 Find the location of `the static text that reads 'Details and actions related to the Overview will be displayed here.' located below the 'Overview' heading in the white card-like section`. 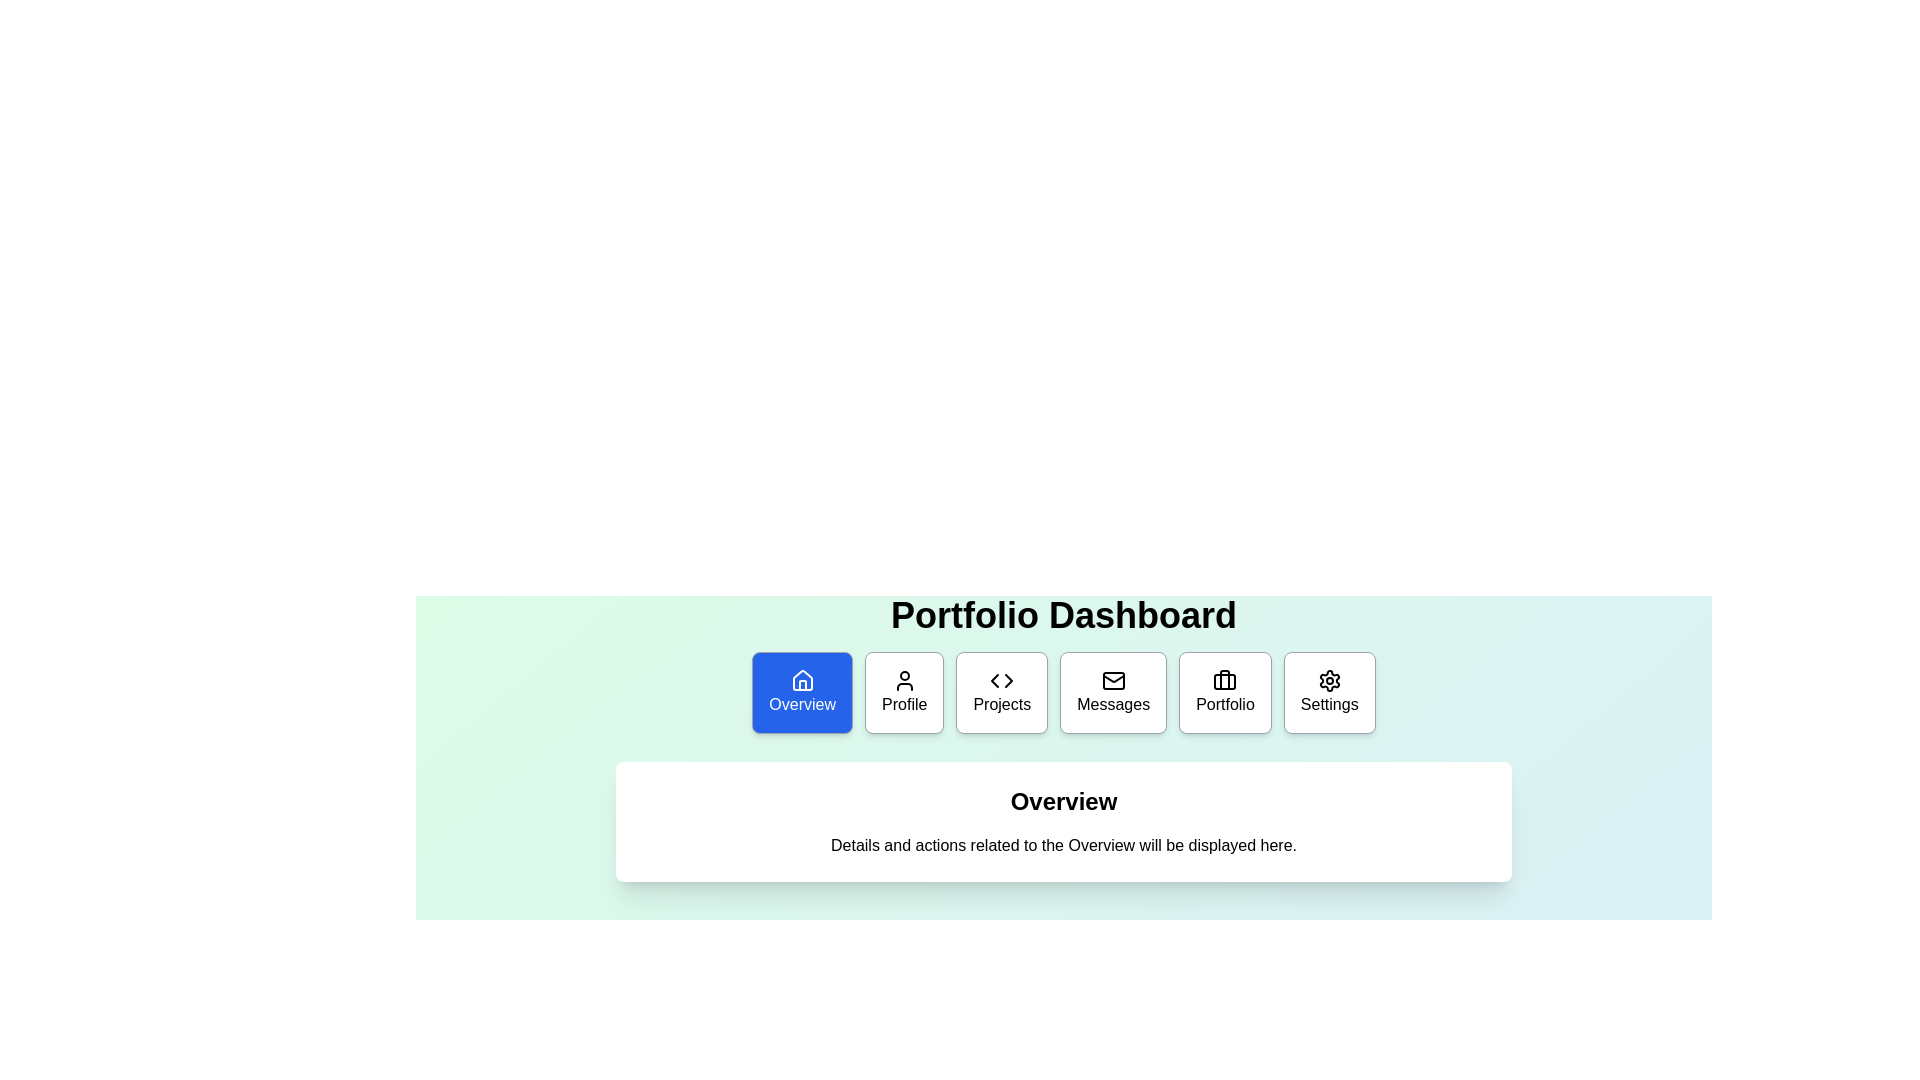

the static text that reads 'Details and actions related to the Overview will be displayed here.' located below the 'Overview' heading in the white card-like section is located at coordinates (1063, 845).